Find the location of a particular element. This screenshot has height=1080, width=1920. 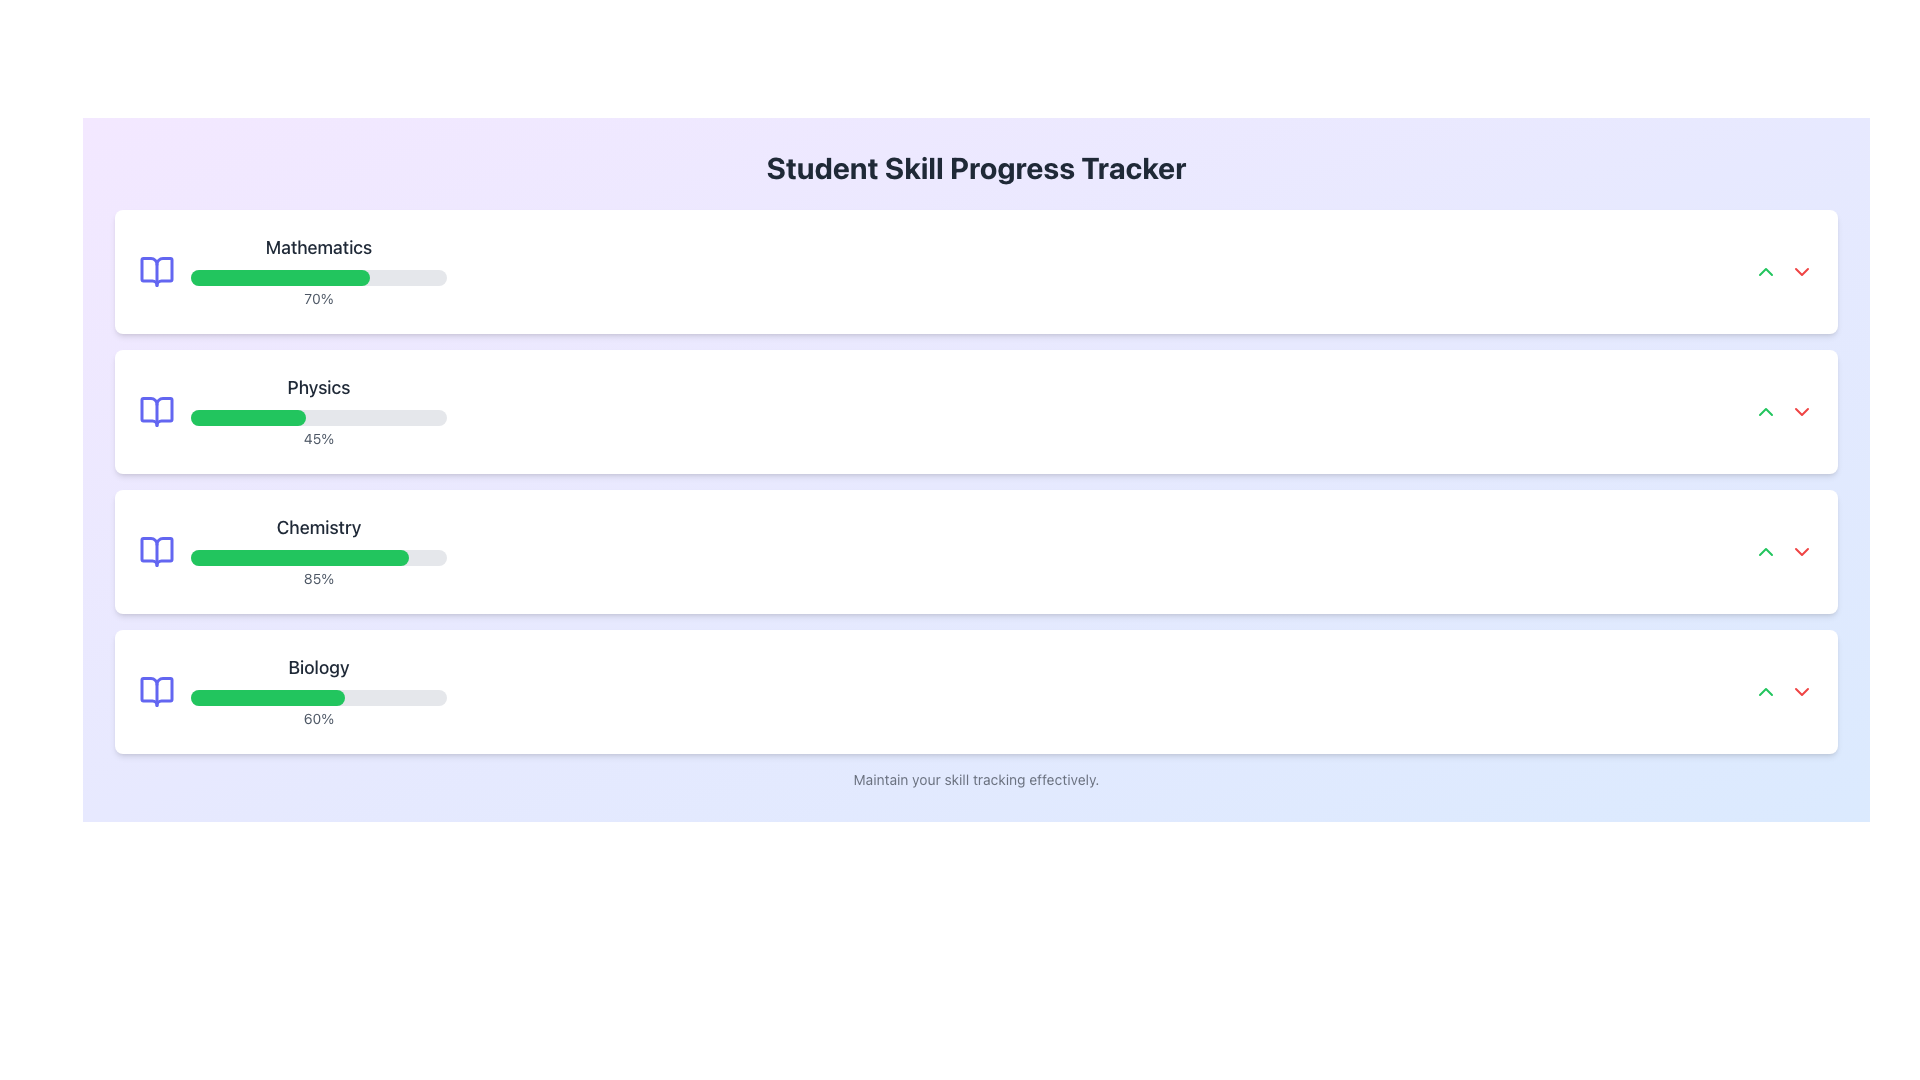

the progress bar fill for the 'Chemistry' skill, which visually represents the task progress in the tracking interface is located at coordinates (298, 558).